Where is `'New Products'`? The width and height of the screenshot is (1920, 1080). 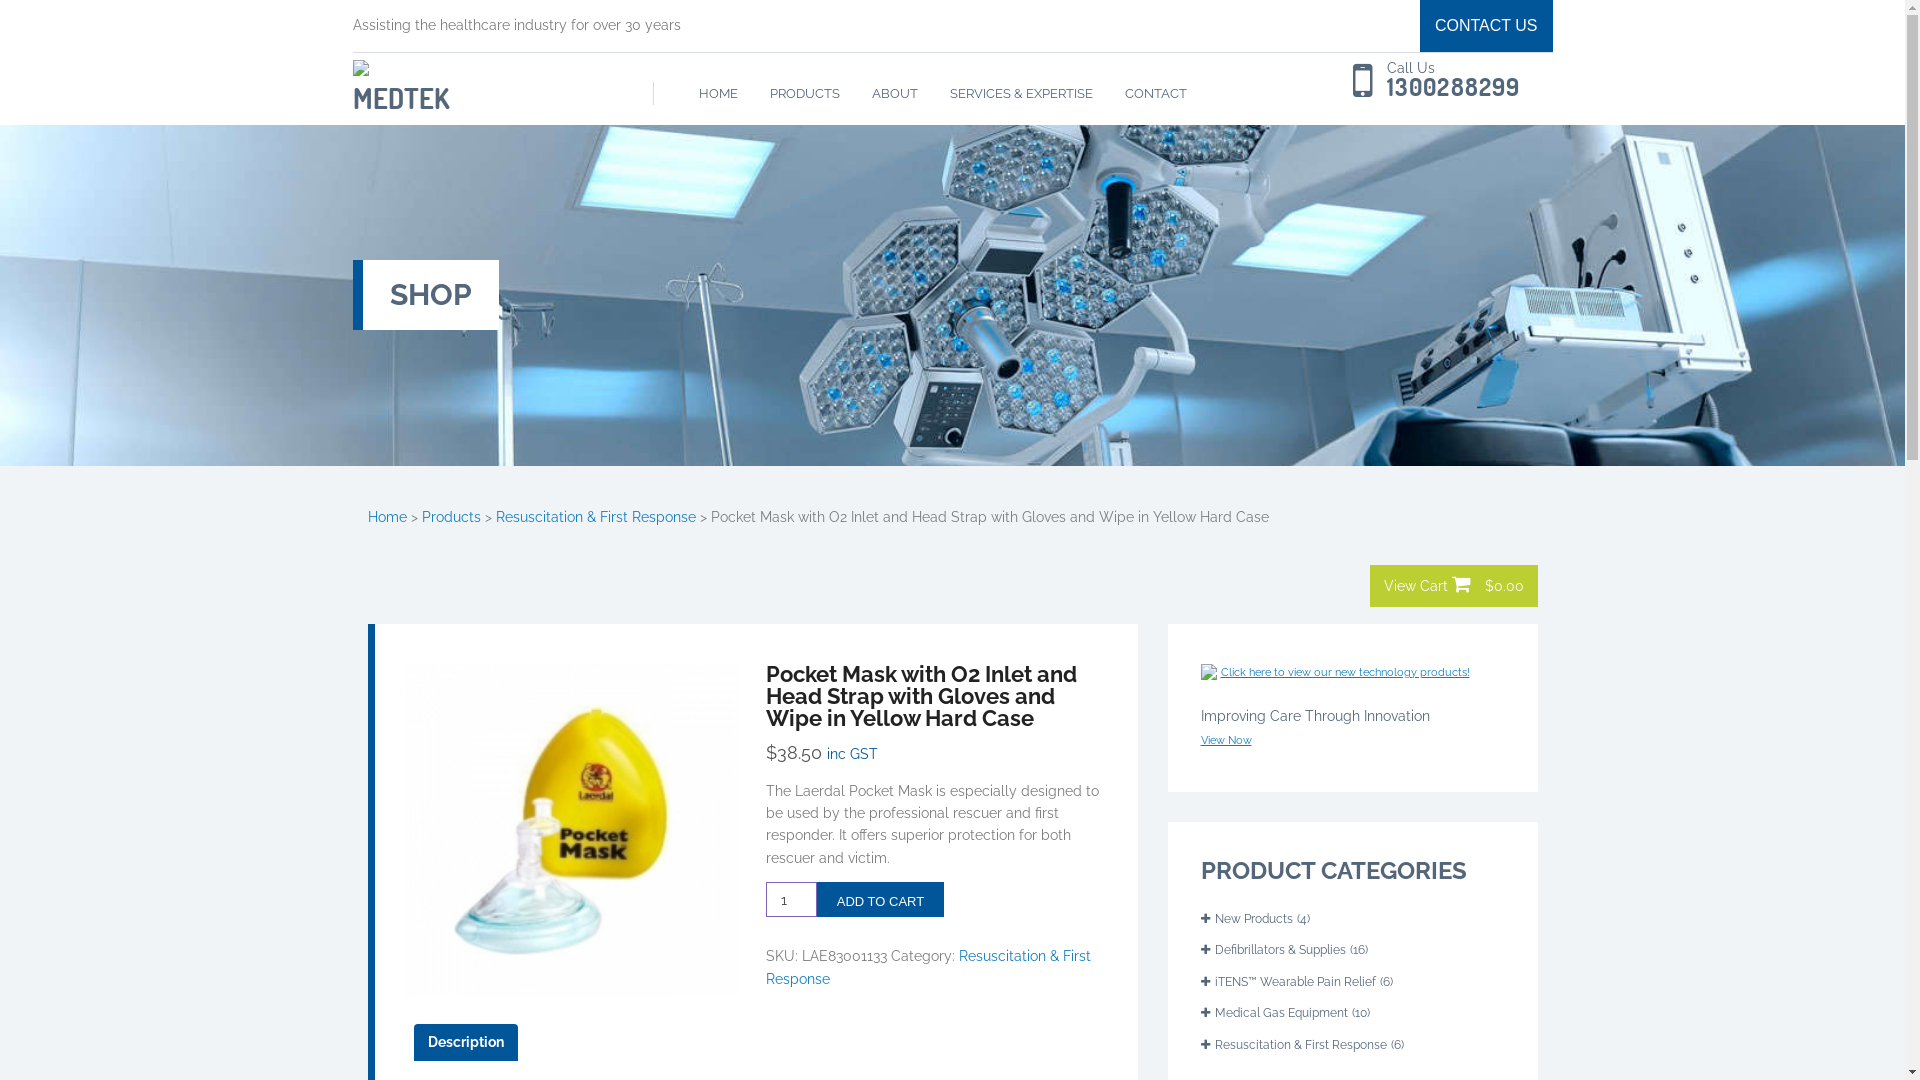
'New Products' is located at coordinates (1245, 918).